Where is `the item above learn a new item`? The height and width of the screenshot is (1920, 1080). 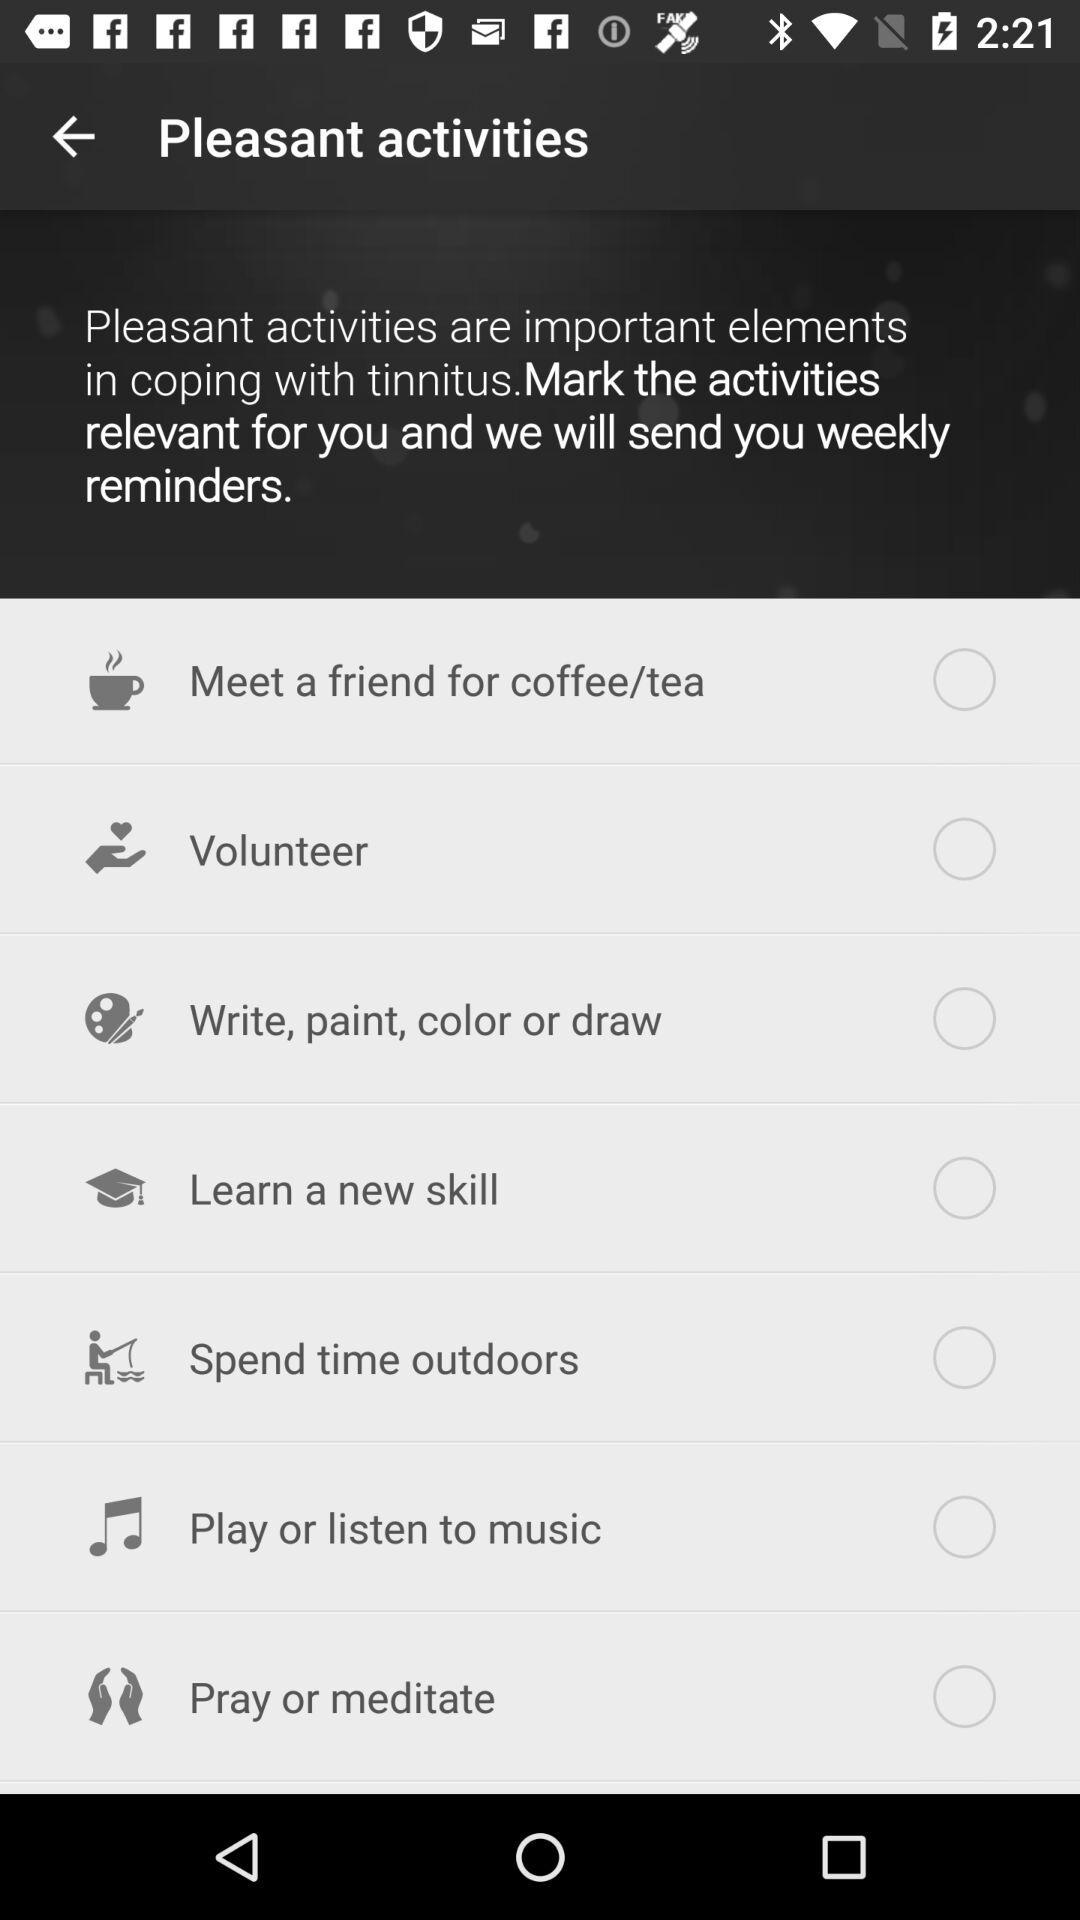
the item above learn a new item is located at coordinates (540, 1018).